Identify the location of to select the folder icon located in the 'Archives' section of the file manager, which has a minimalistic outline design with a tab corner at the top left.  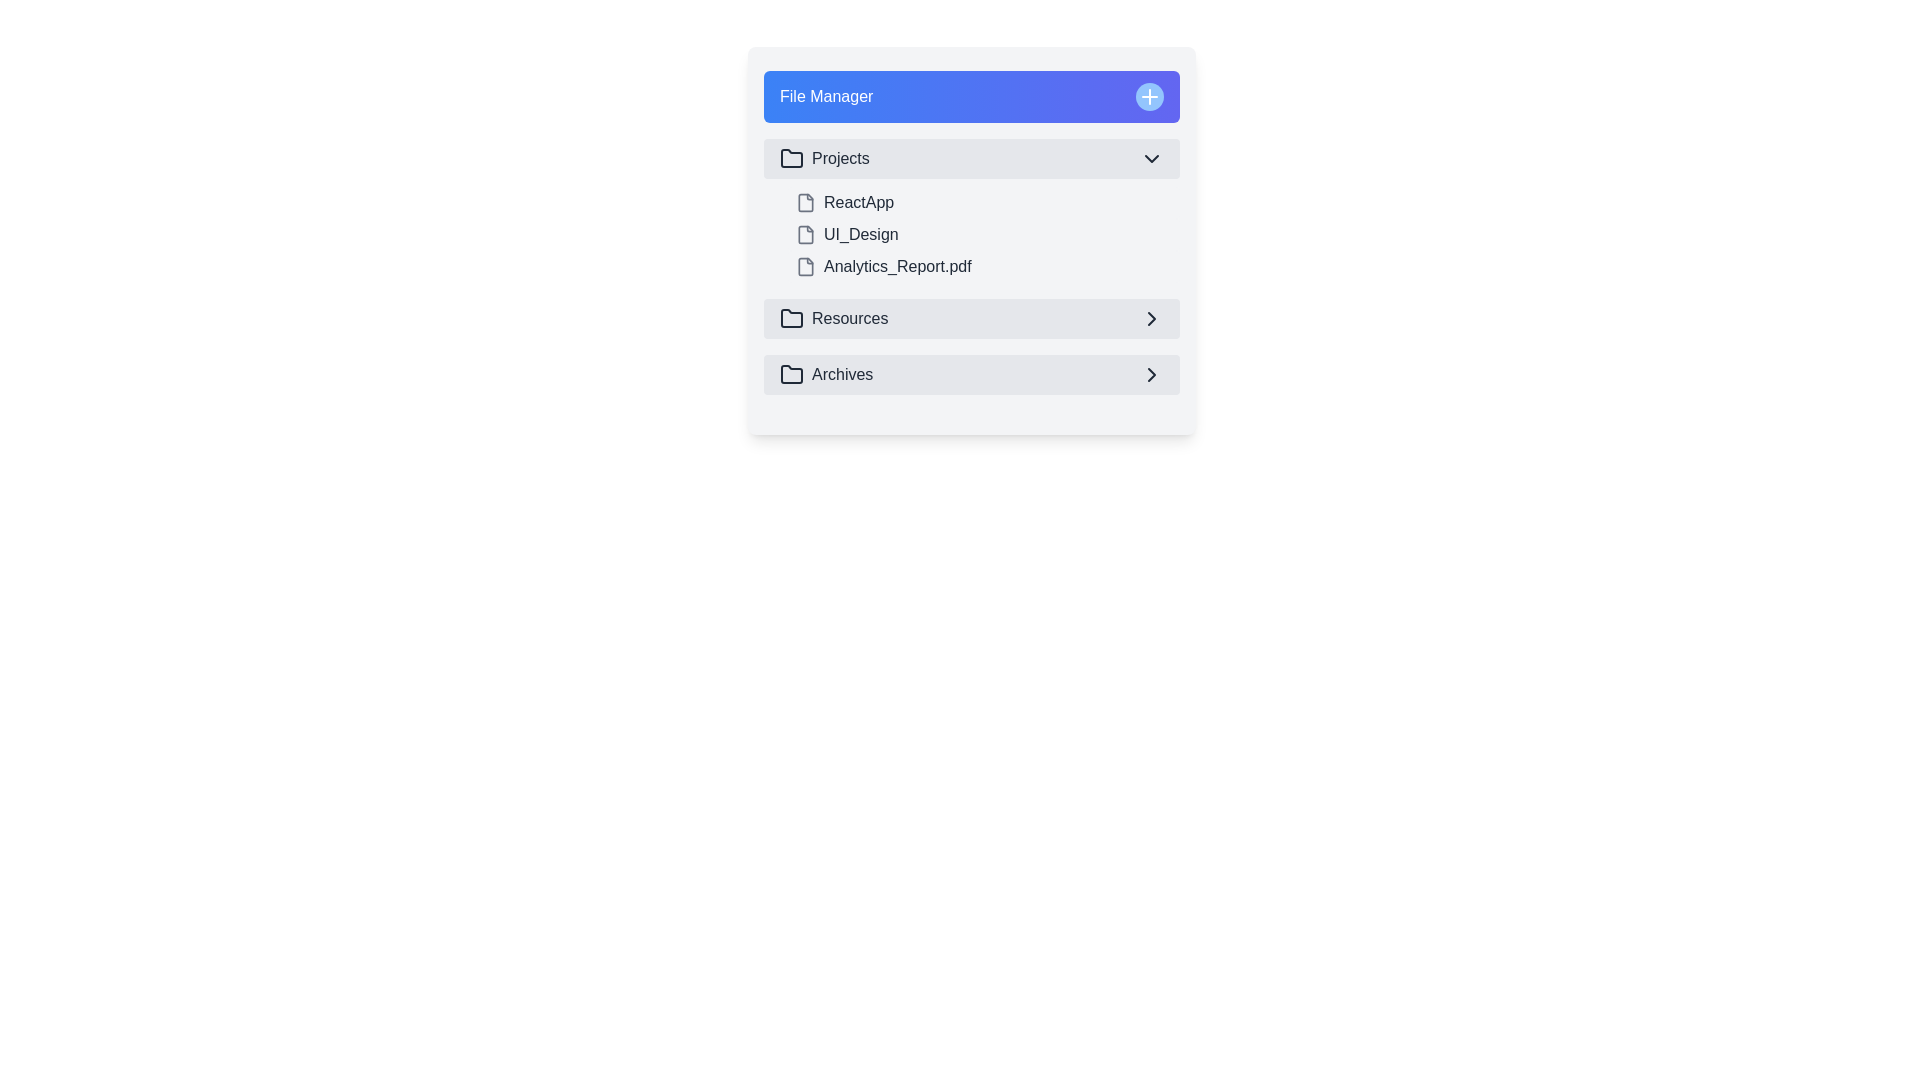
(791, 374).